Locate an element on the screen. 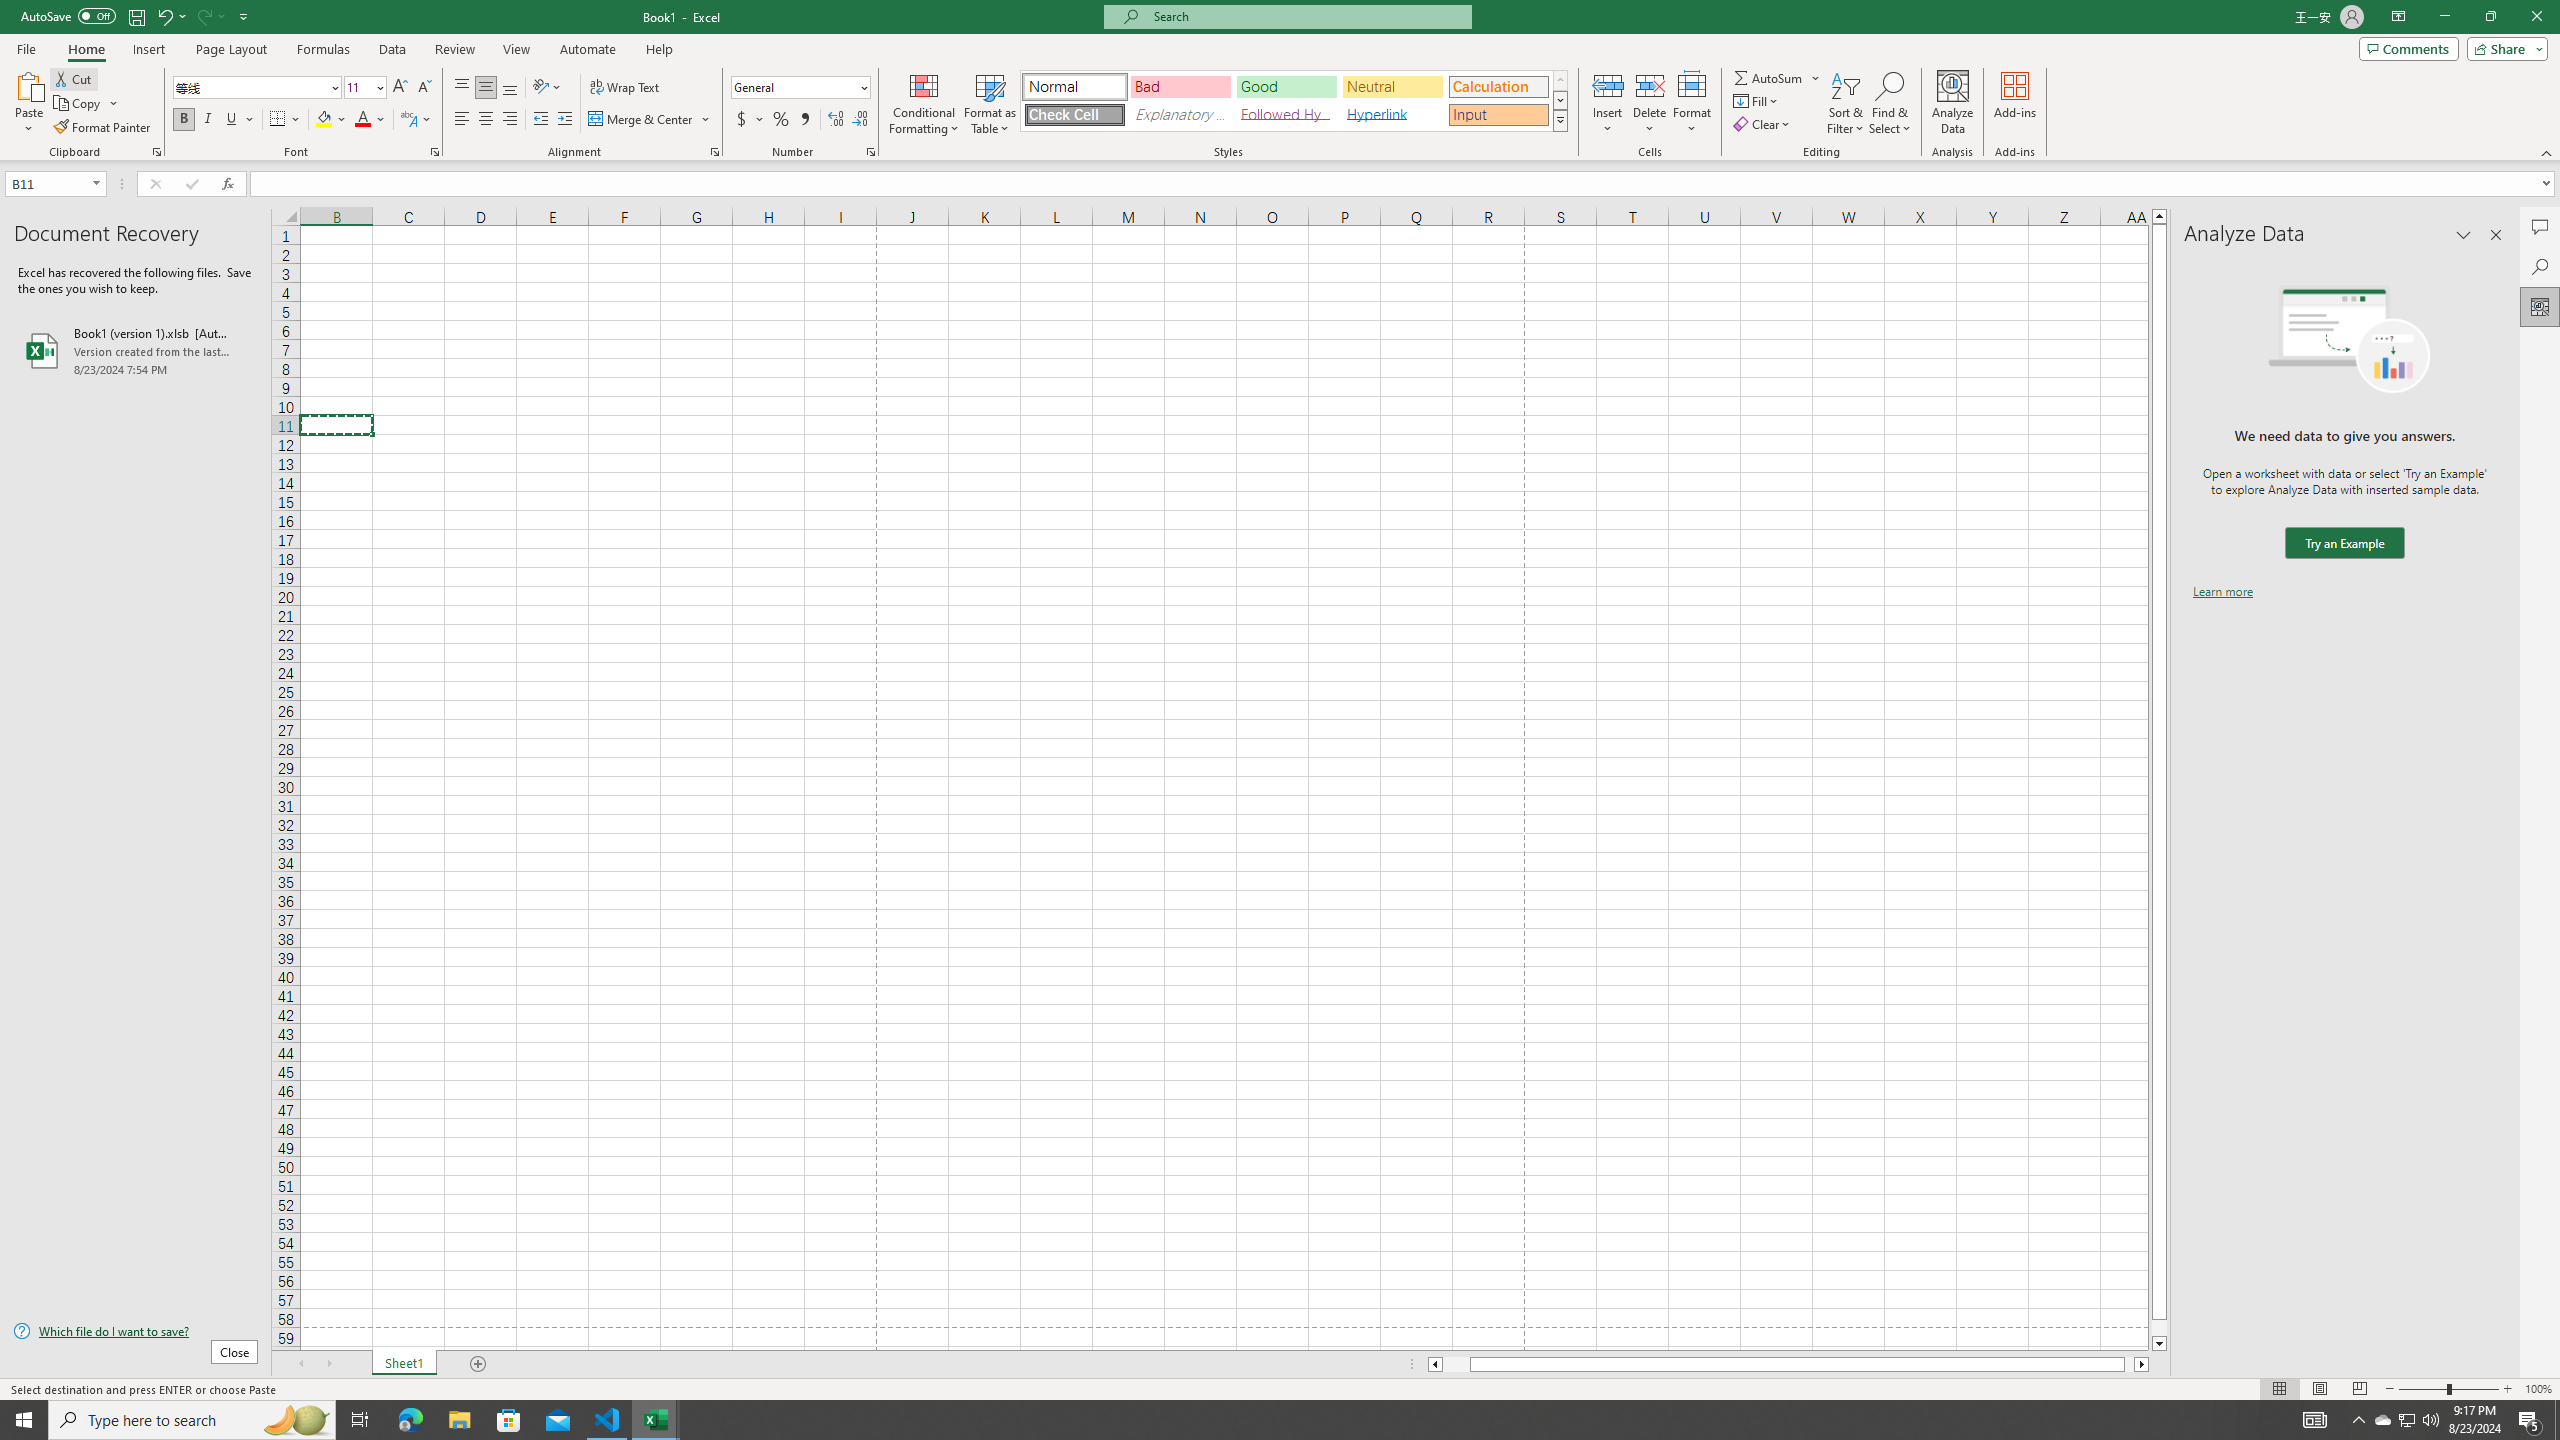 The width and height of the screenshot is (2560, 1440). 'Decrease Font Size' is located at coordinates (423, 87).